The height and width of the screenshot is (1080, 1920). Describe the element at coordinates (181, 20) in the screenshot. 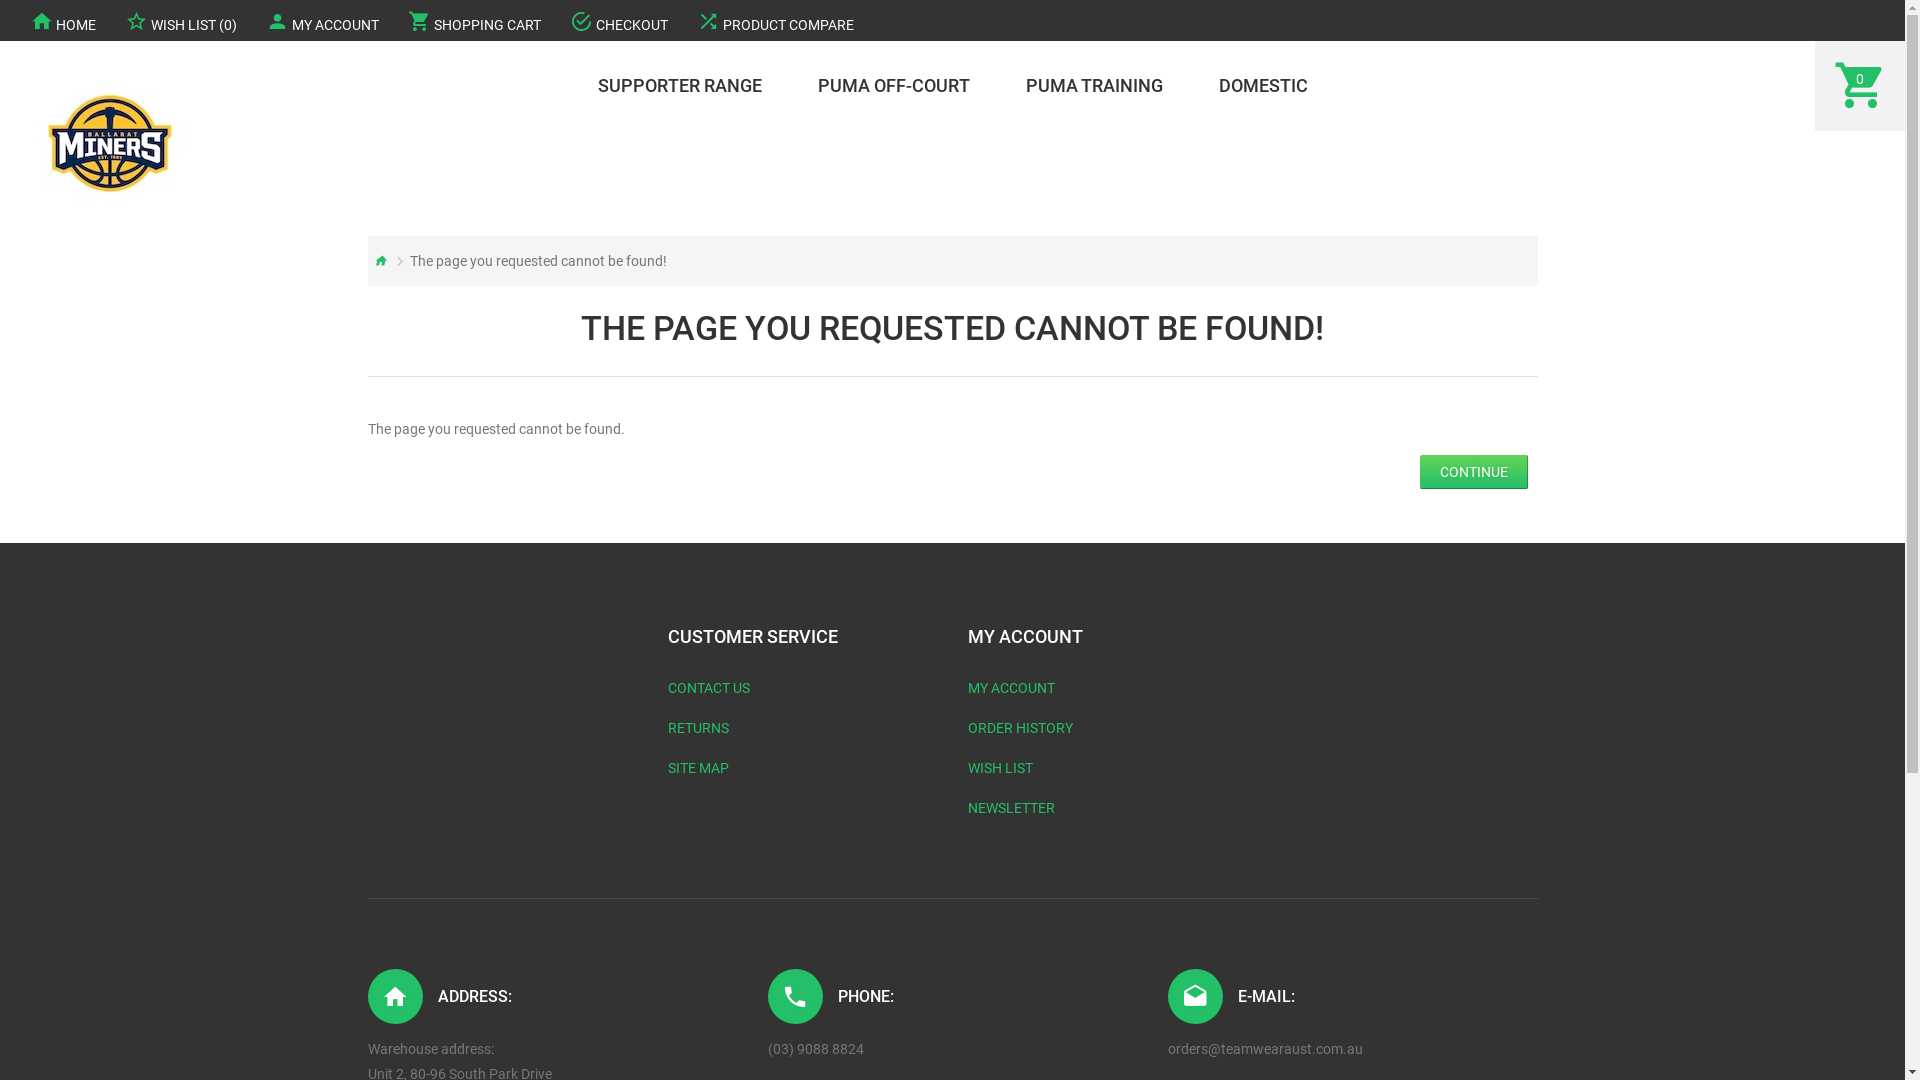

I see `'WISH LIST (0)'` at that location.